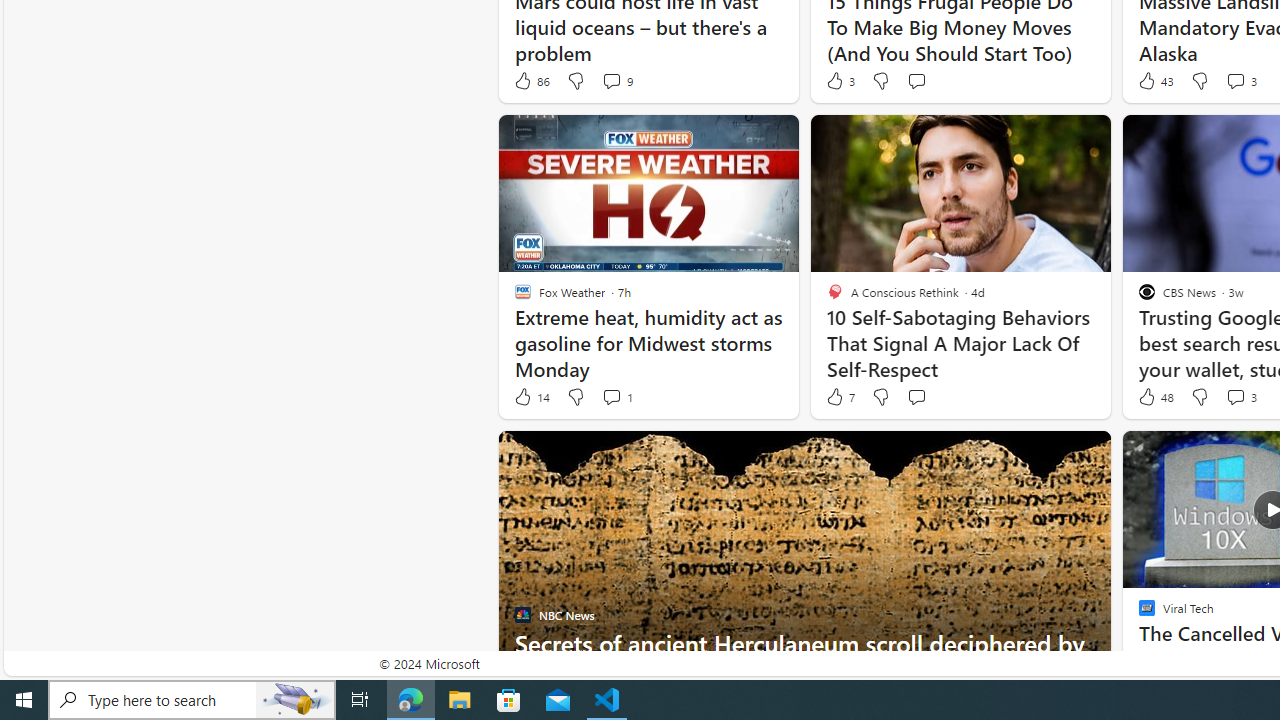  Describe the element at coordinates (839, 80) in the screenshot. I see `'3 Like'` at that location.